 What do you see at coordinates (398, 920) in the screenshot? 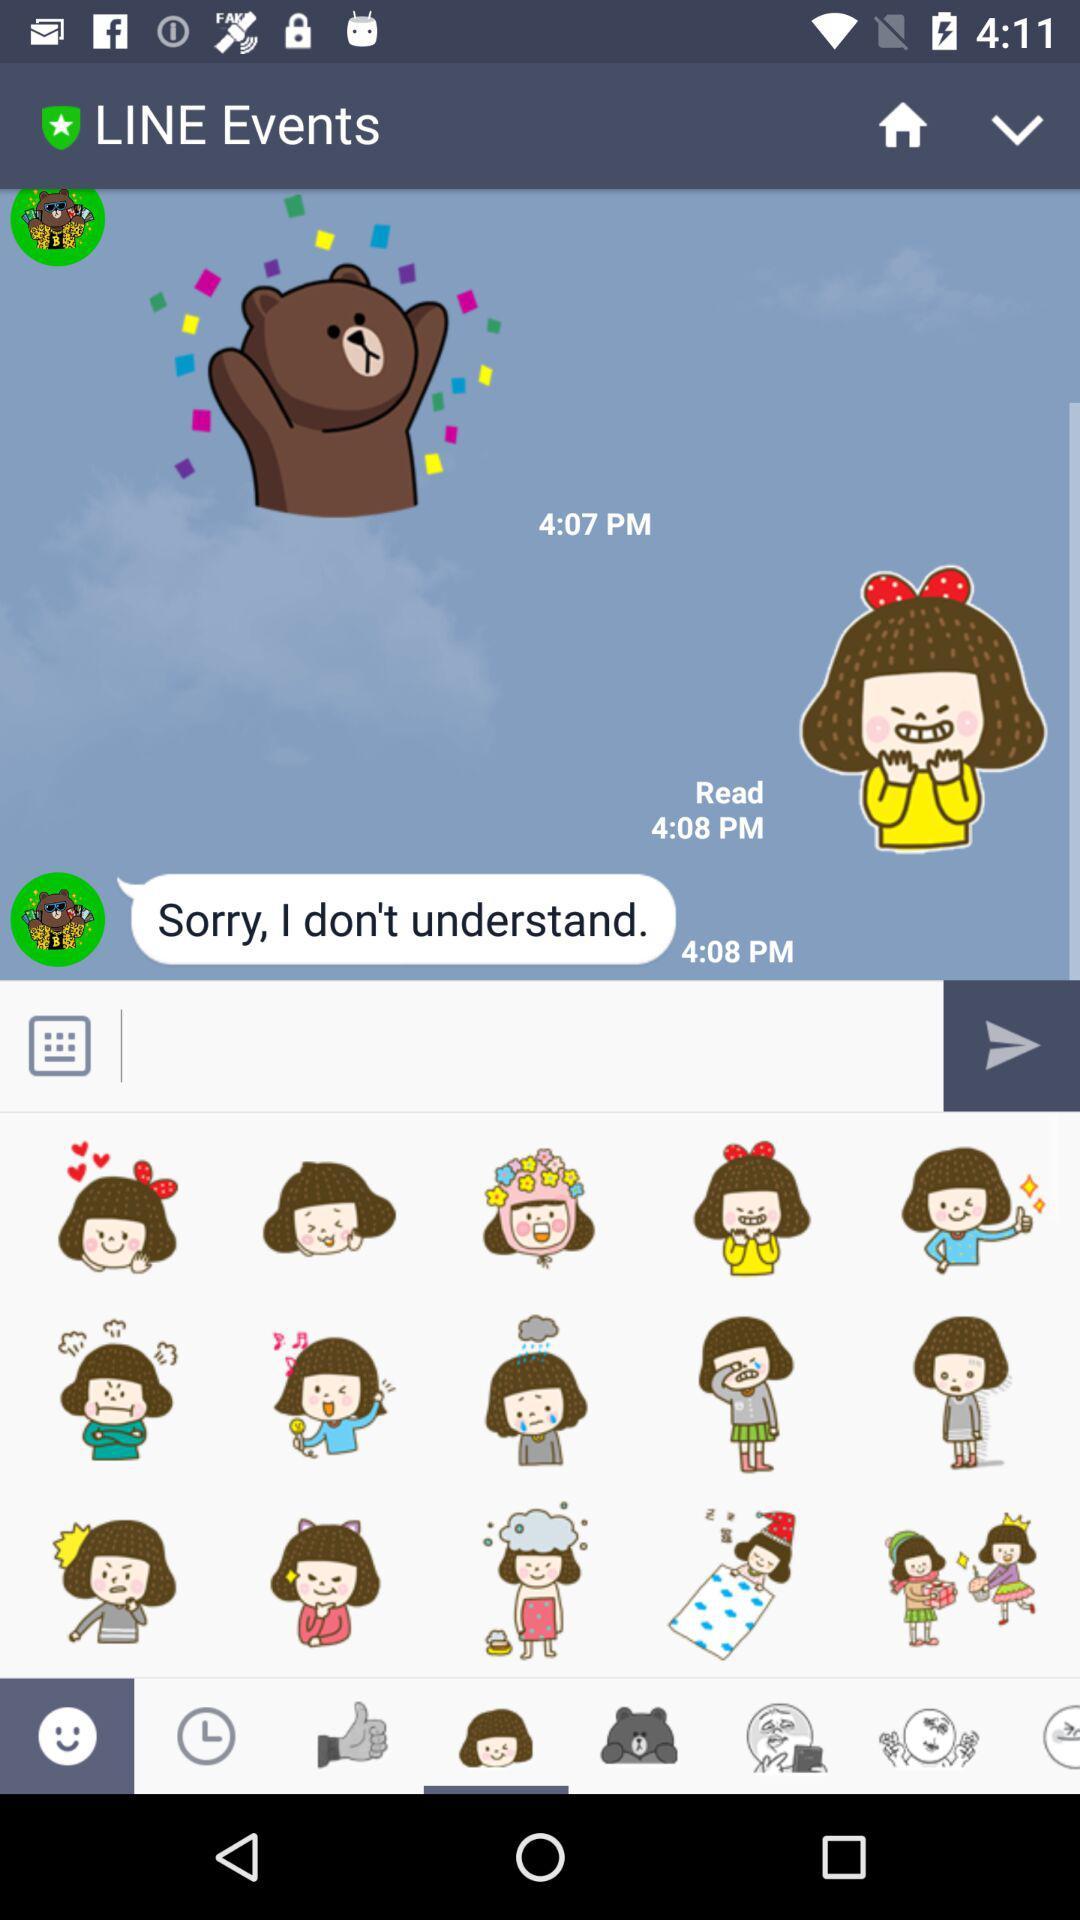
I see `the icon below 4:08 pm icon` at bounding box center [398, 920].